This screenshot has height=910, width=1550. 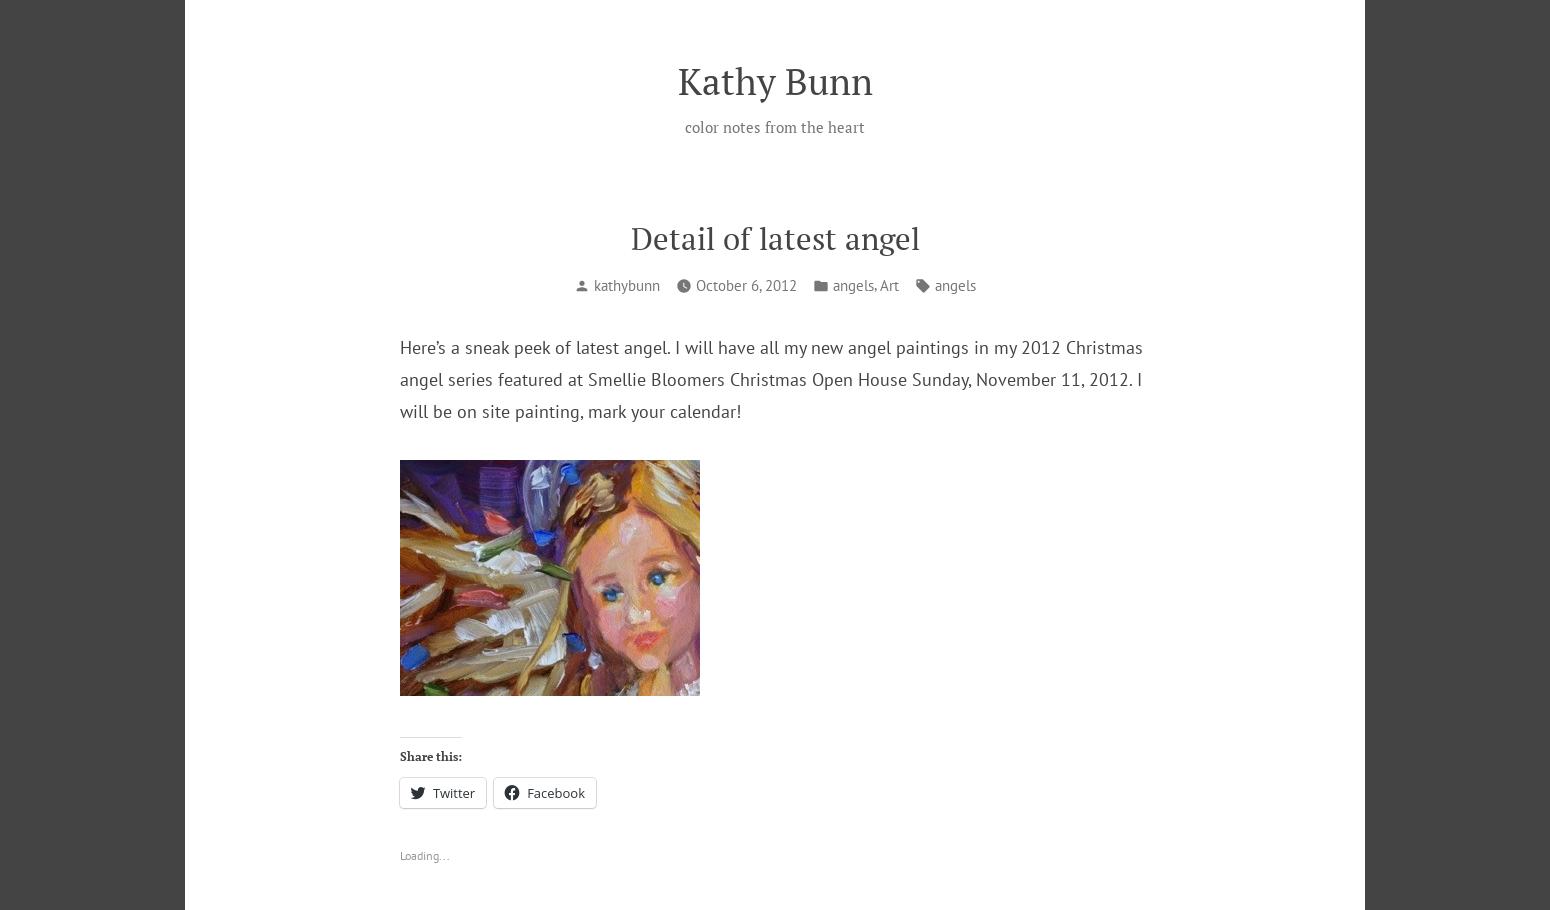 I want to click on 'Facebook', so click(x=555, y=791).